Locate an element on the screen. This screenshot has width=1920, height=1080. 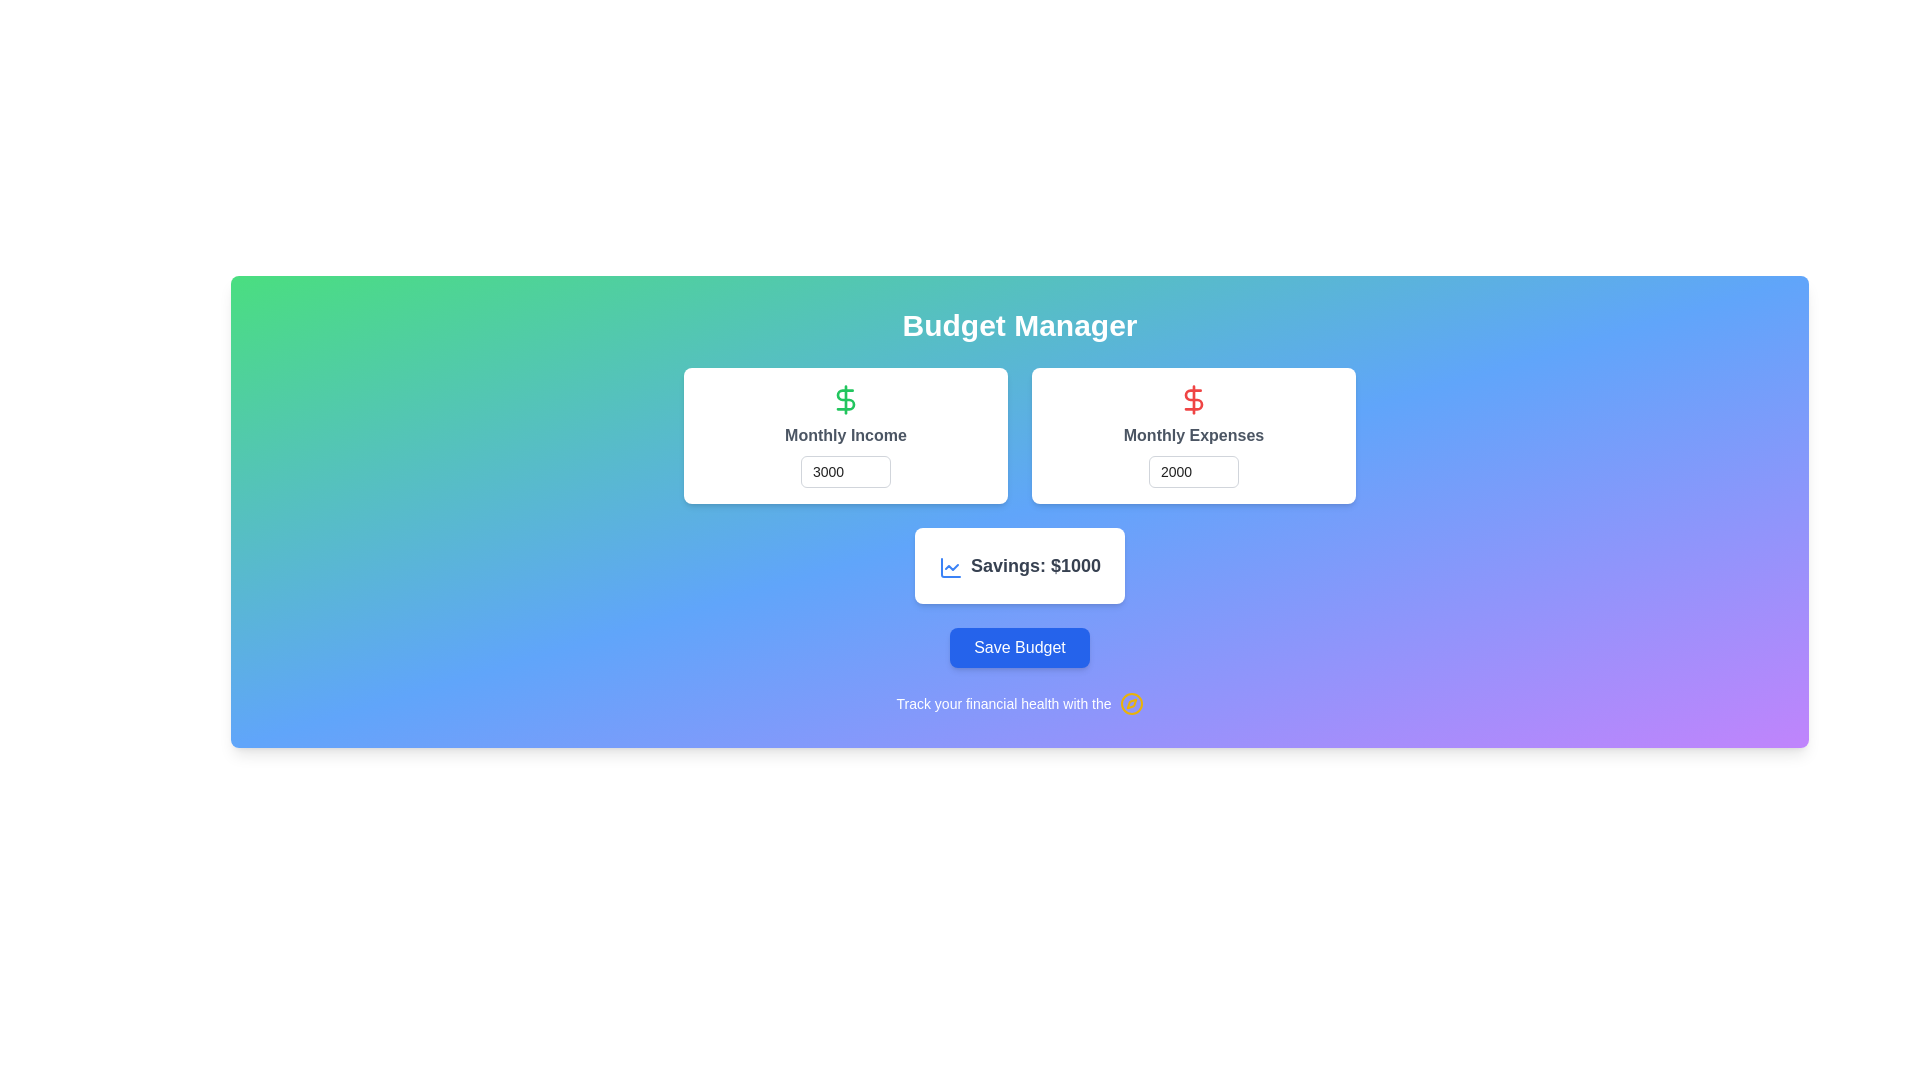
the small upward arrow button located above the downward arrow in the numeric input field for 'Monthly Income' to increment the displayed value is located at coordinates (889, 464).